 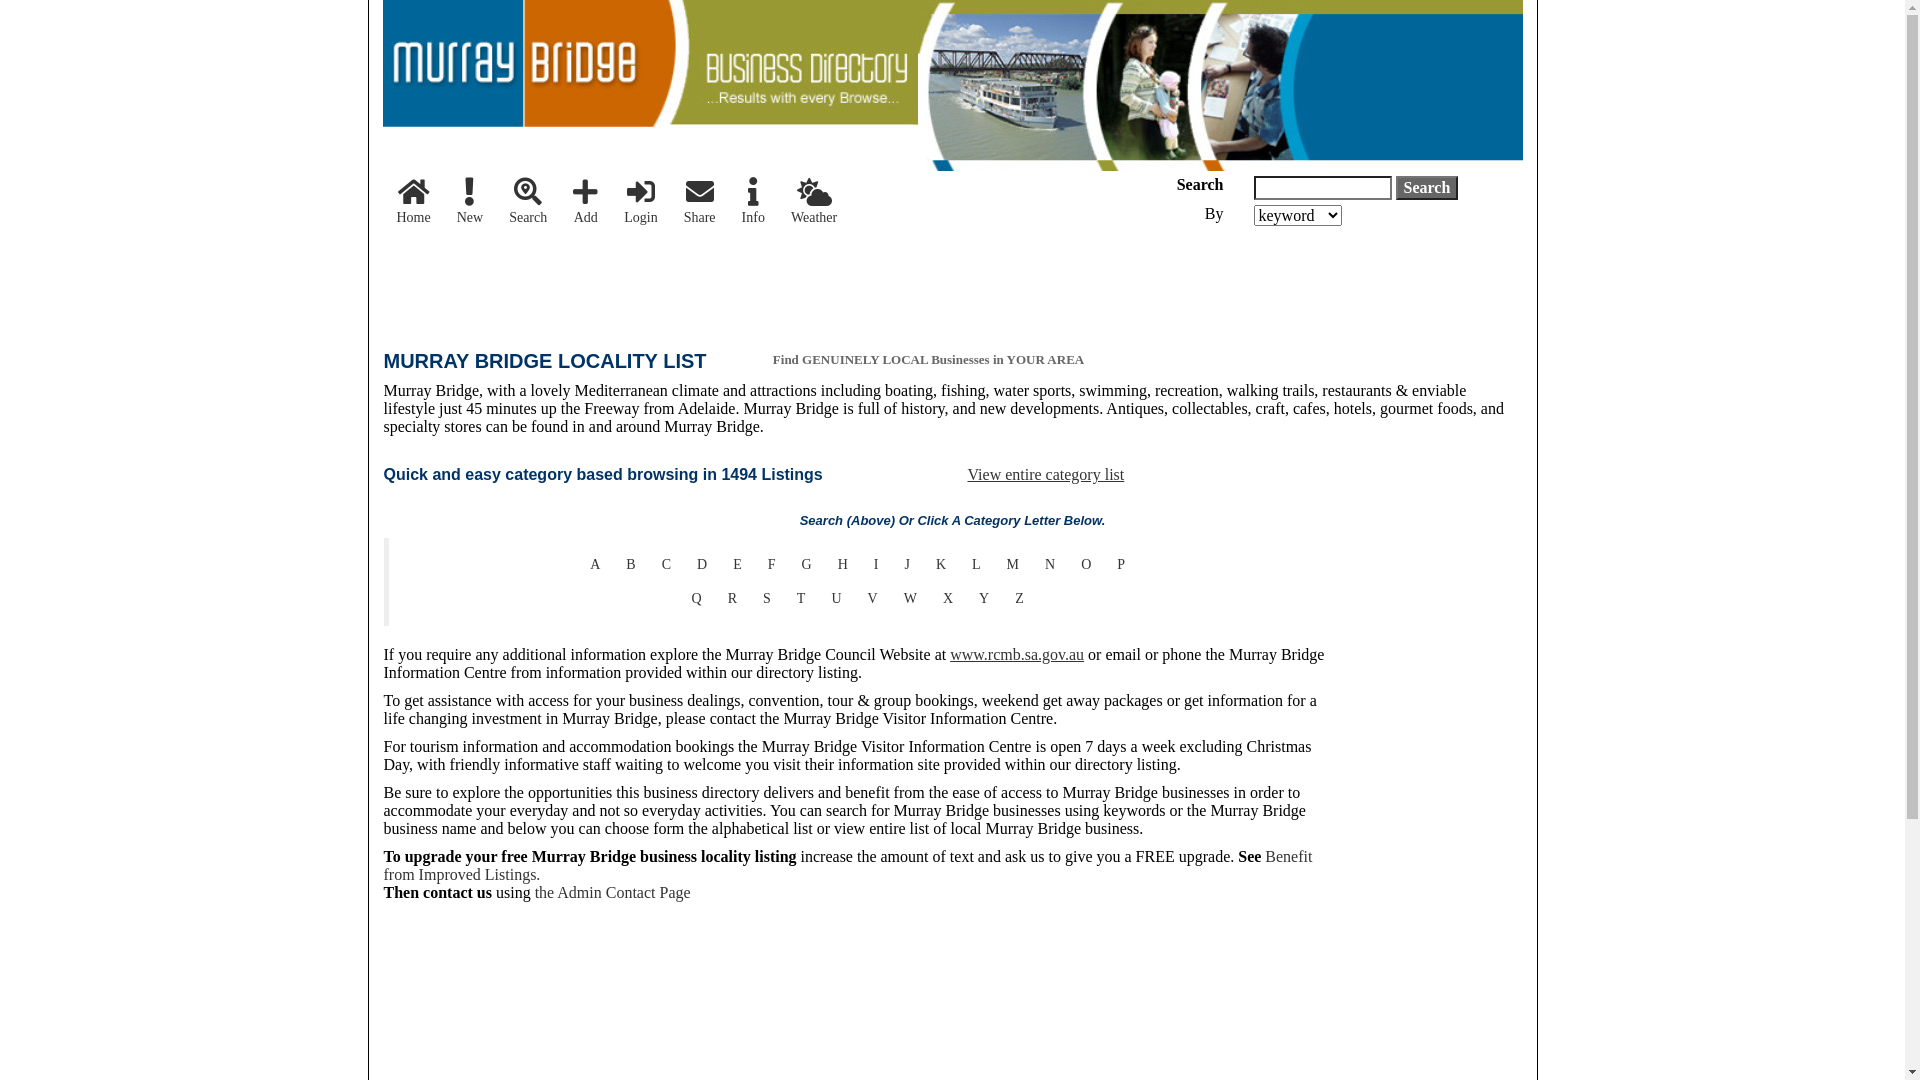 What do you see at coordinates (612, 891) in the screenshot?
I see `'the Admin Contact Page'` at bounding box center [612, 891].